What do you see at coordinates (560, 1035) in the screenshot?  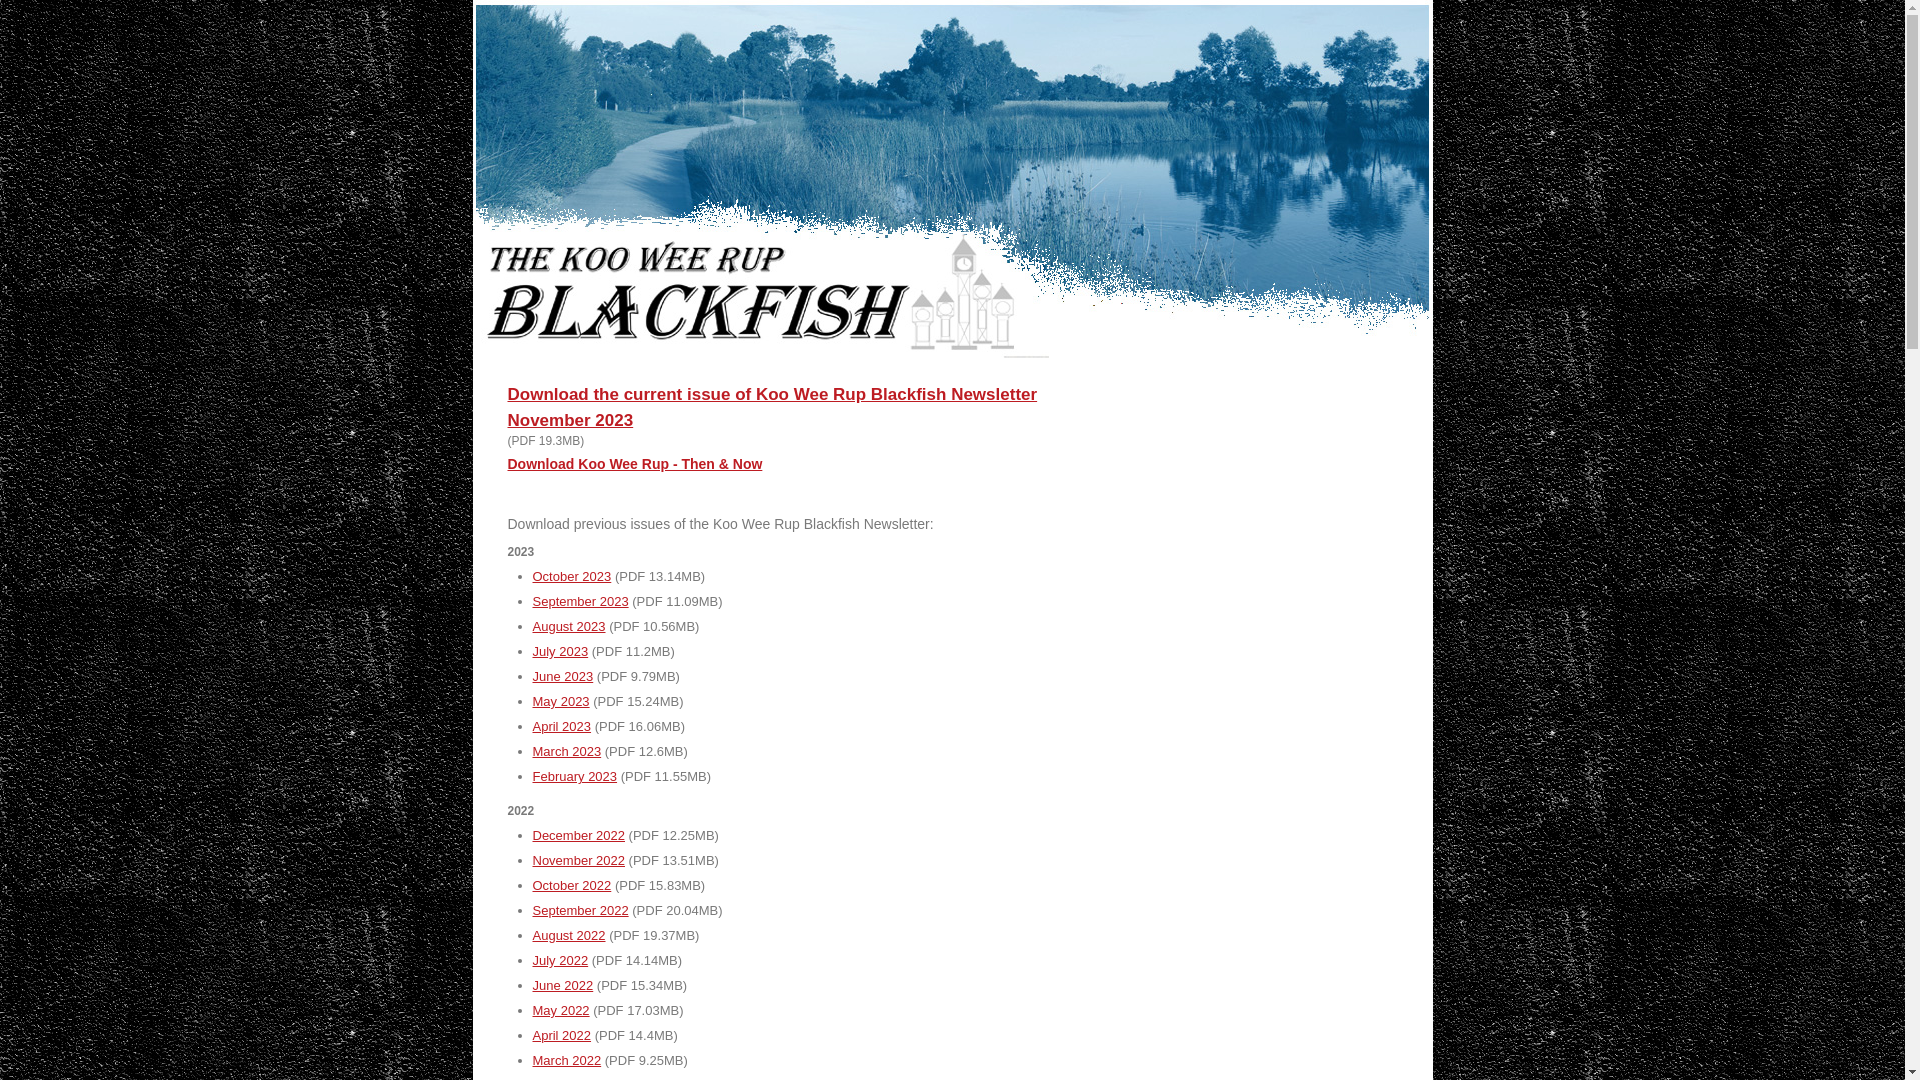 I see `'April 2022'` at bounding box center [560, 1035].